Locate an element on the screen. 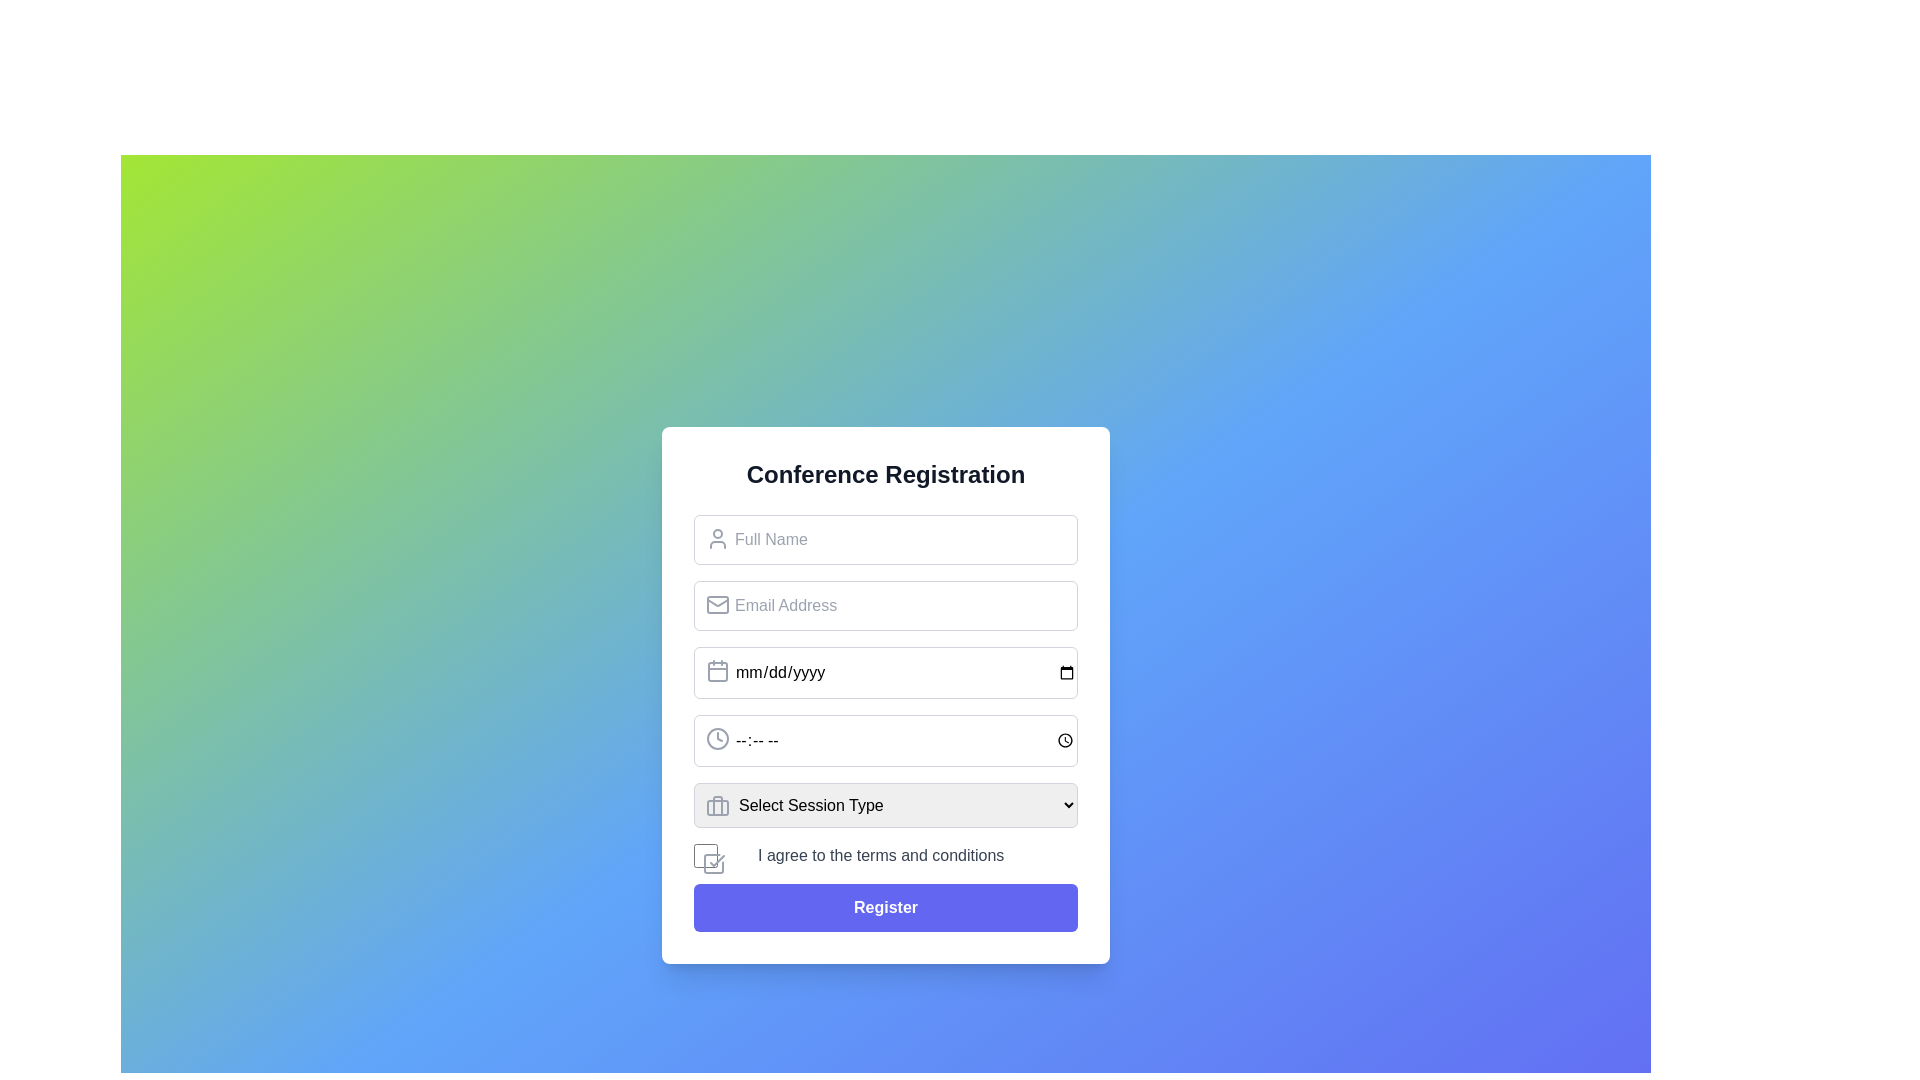  the envelope icon indicating email, located to the left of the email address input box, to trigger a visual change is located at coordinates (718, 600).